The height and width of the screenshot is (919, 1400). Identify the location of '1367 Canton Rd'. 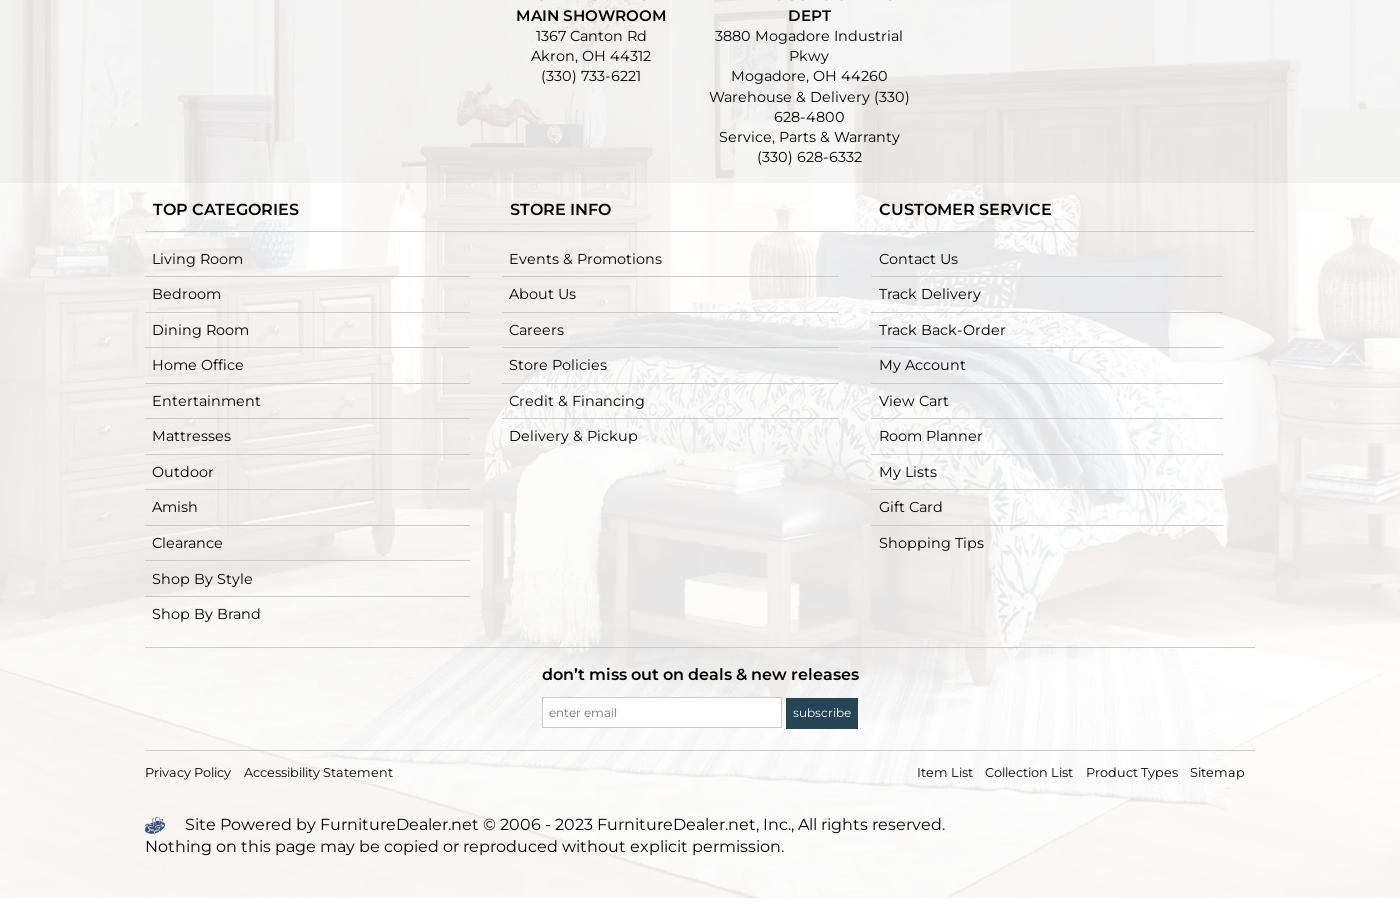
(590, 36).